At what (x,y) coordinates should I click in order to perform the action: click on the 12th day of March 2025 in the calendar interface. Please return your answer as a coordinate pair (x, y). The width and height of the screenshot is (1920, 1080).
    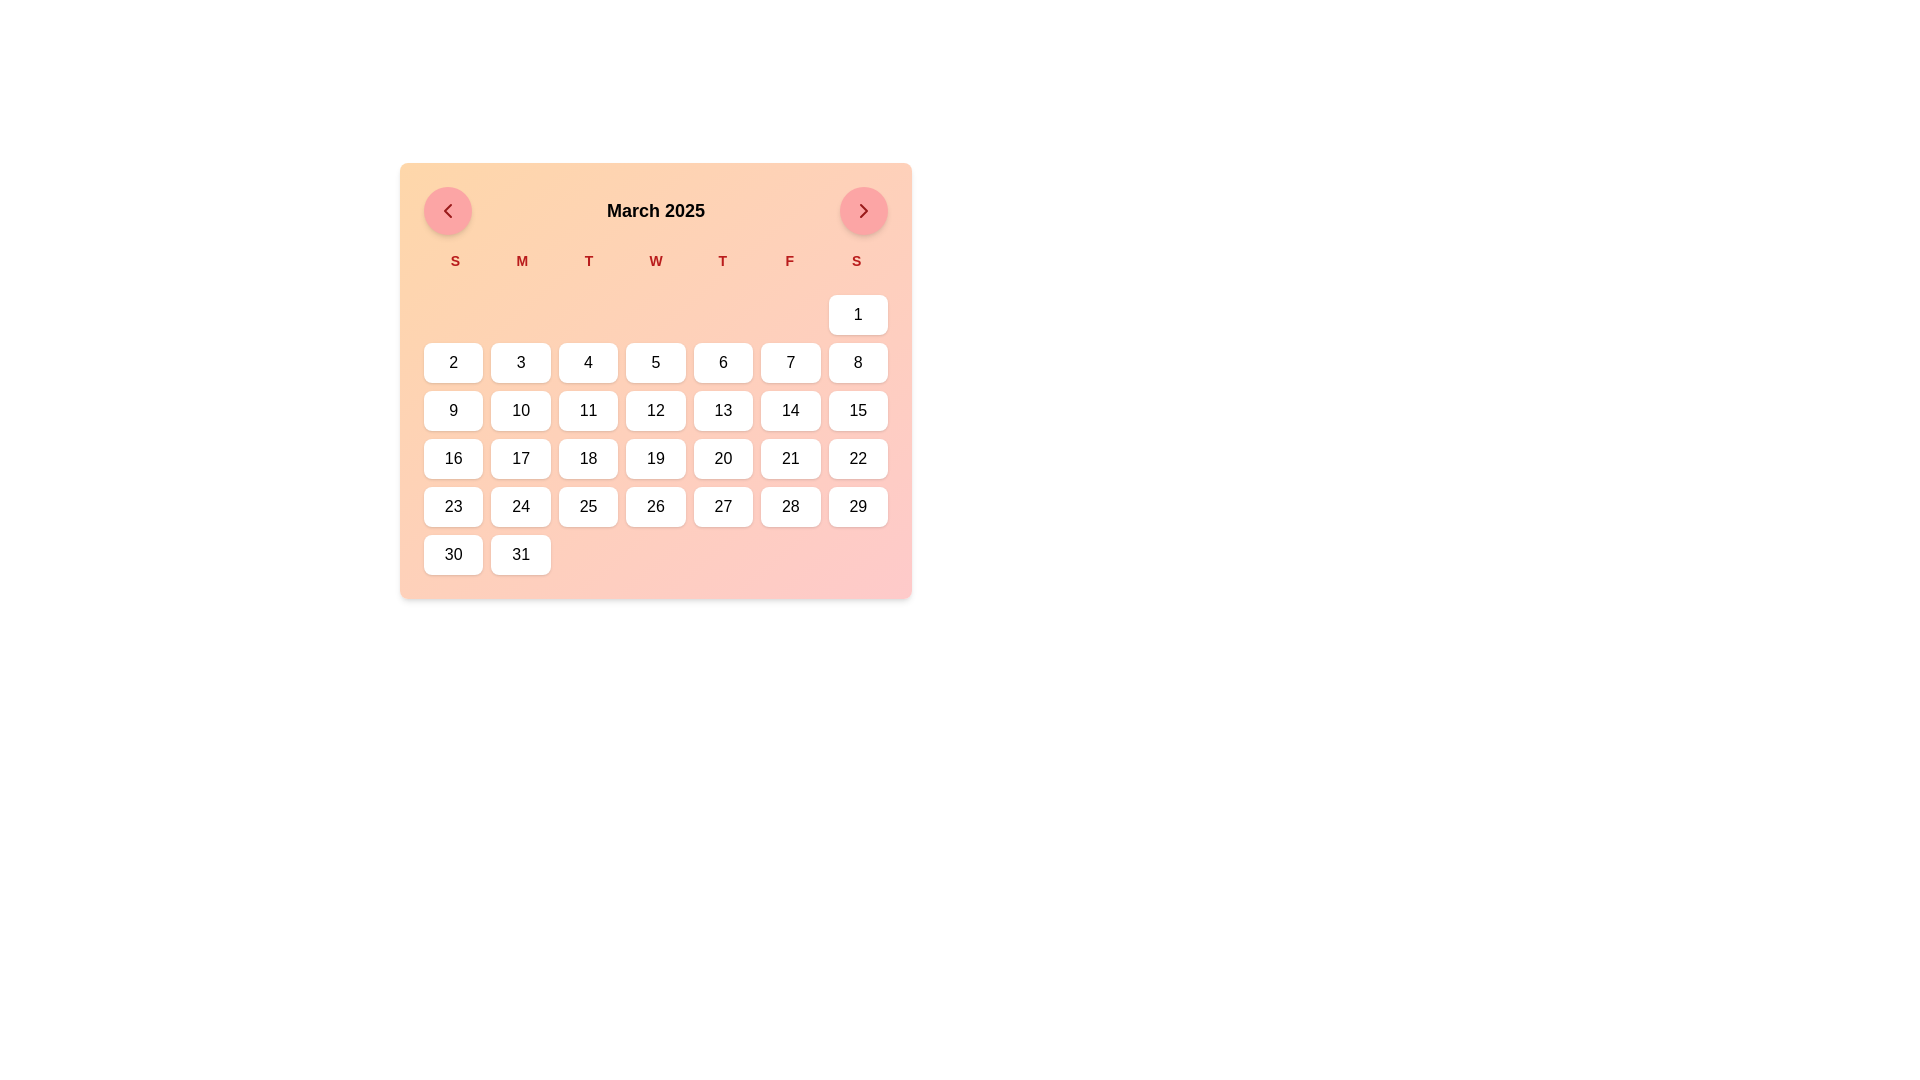
    Looking at the image, I should click on (656, 410).